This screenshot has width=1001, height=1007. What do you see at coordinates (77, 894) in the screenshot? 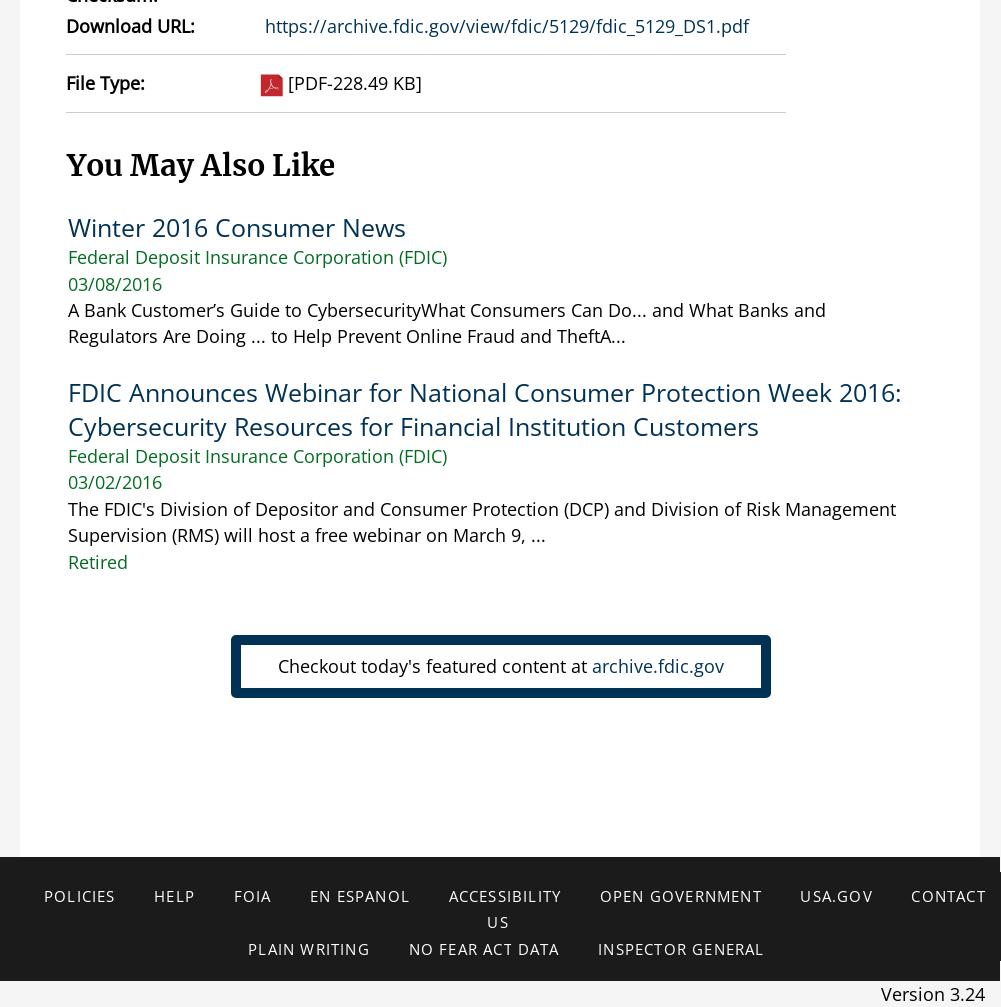
I see `'Policies'` at bounding box center [77, 894].